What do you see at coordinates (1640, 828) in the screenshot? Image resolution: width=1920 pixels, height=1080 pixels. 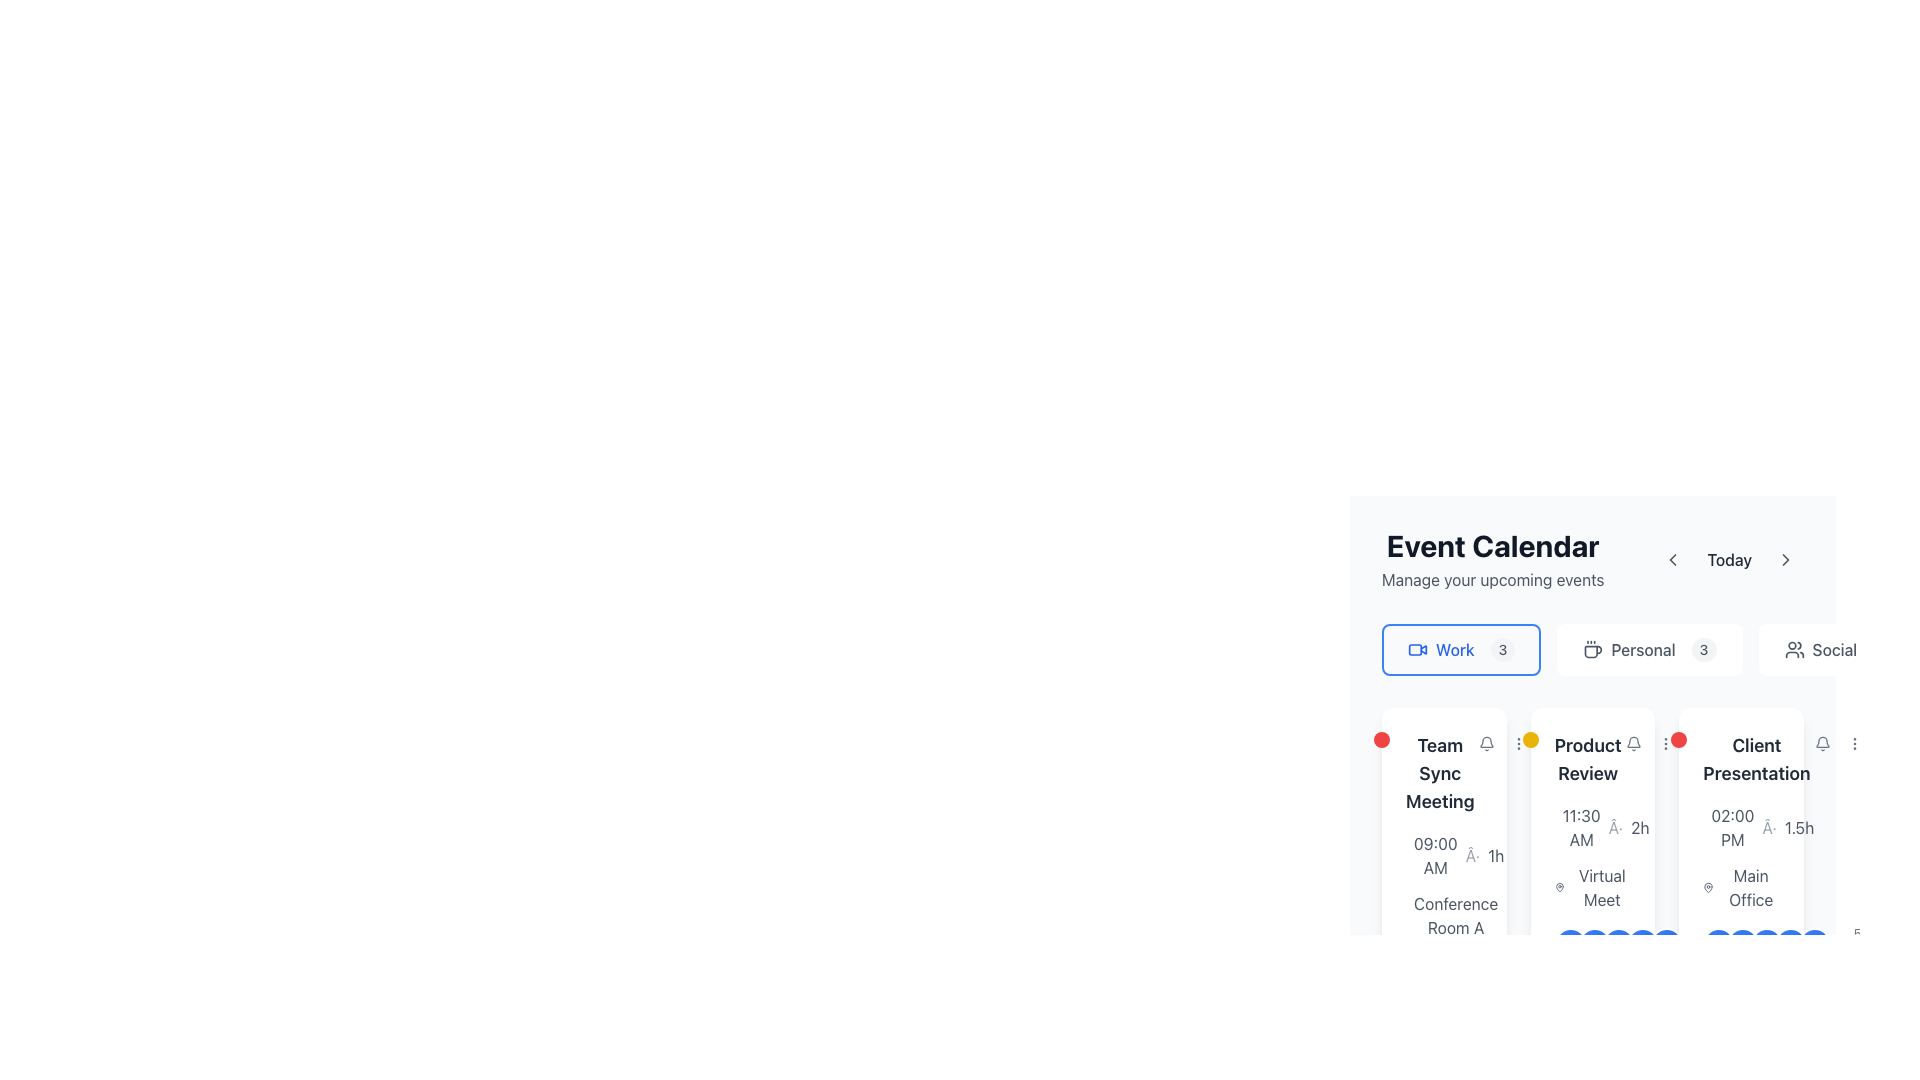 I see `text label indicating the duration of the 'Product Review' event, which specifies it lasts for 2 hours, located to the right of the time label '11:30 AM'` at bounding box center [1640, 828].